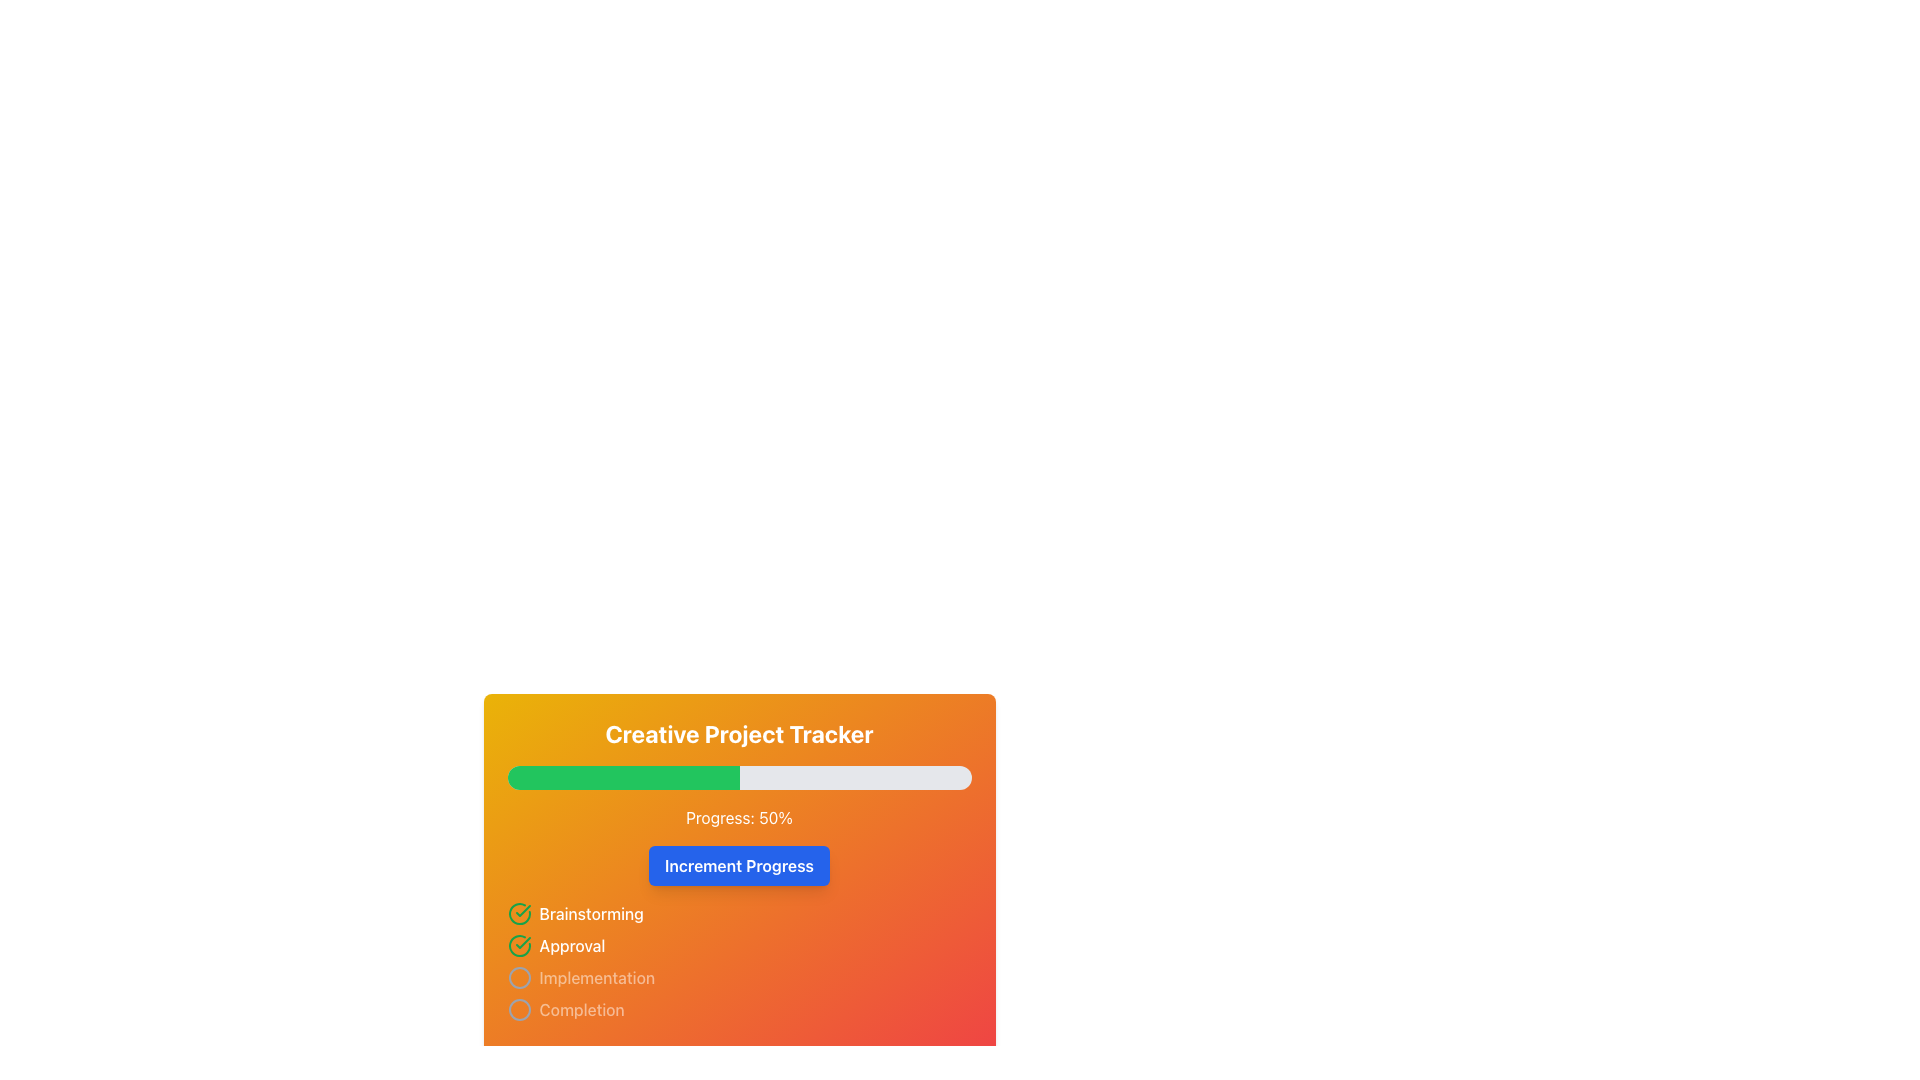  Describe the element at coordinates (738, 856) in the screenshot. I see `the progress increment button located below the 'Progress: 50%' text and above the project stages list` at that location.